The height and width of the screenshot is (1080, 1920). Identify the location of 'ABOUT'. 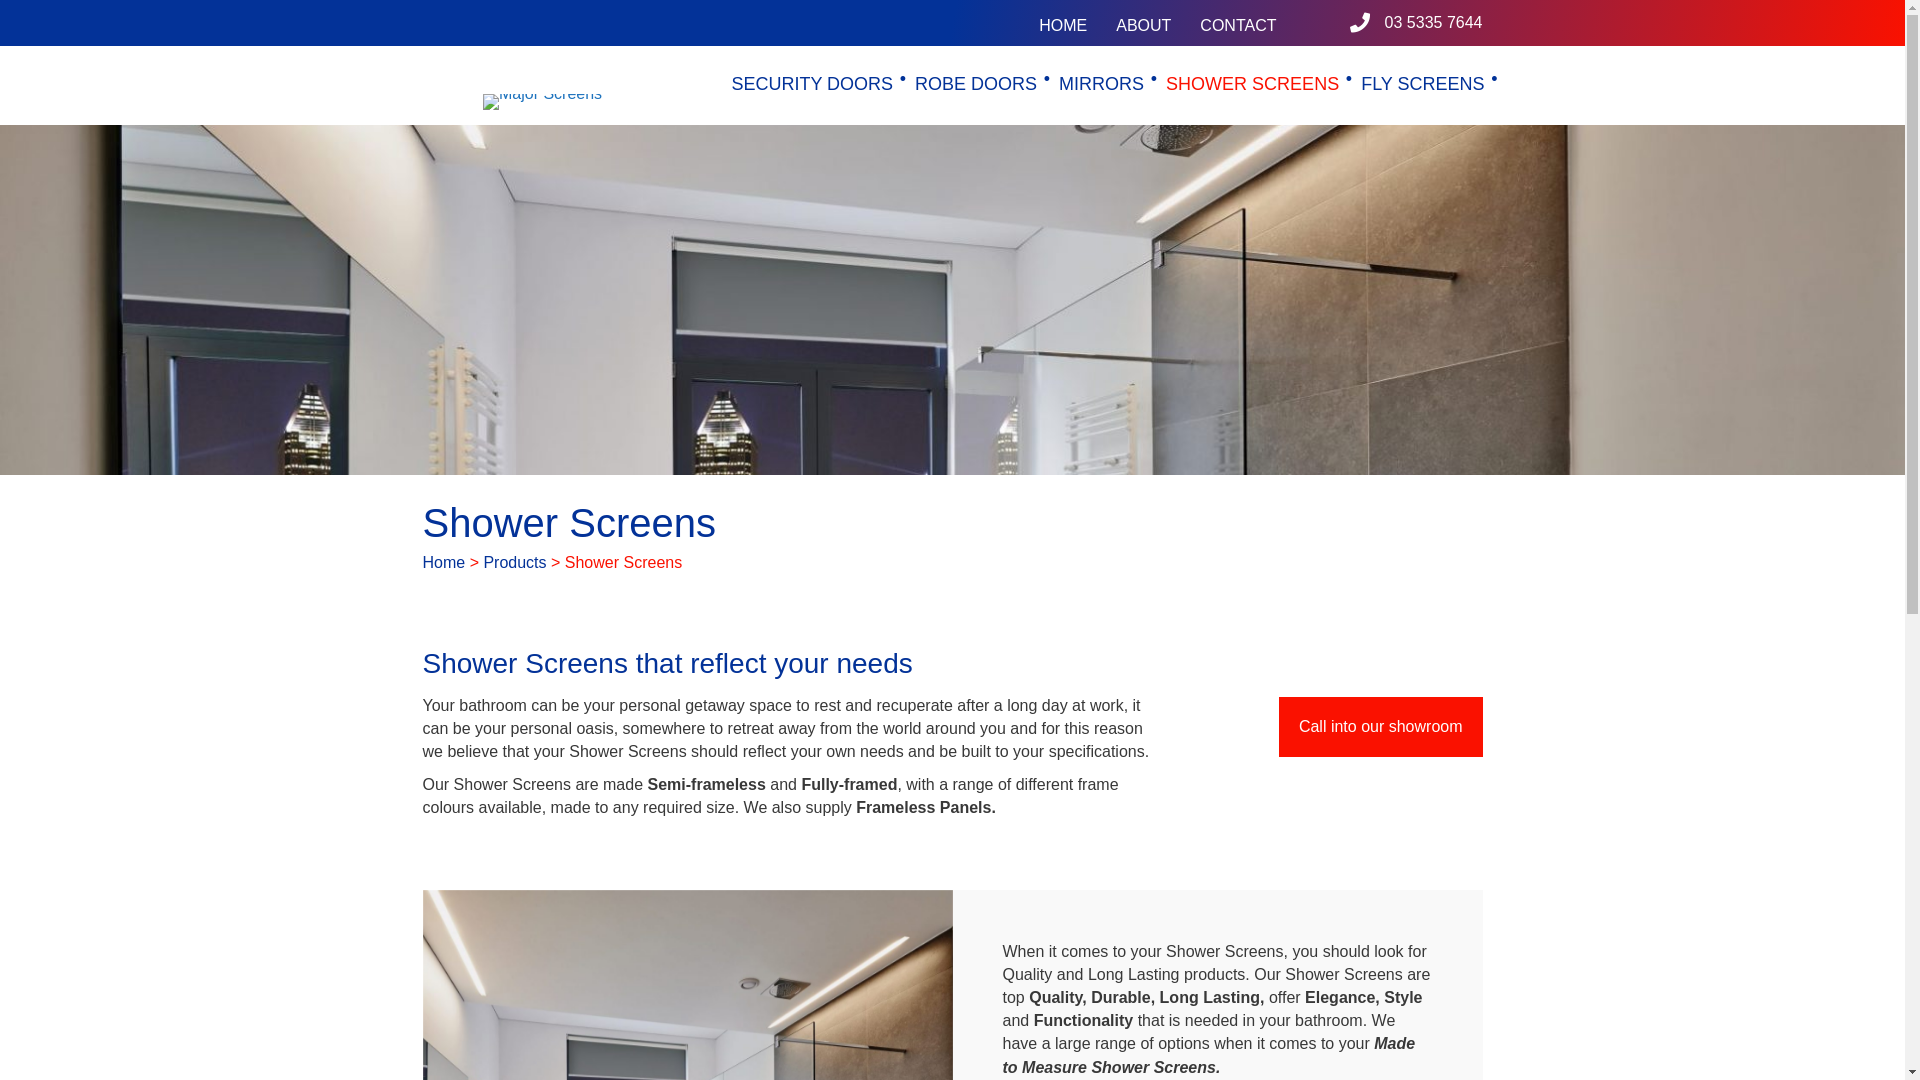
(1143, 25).